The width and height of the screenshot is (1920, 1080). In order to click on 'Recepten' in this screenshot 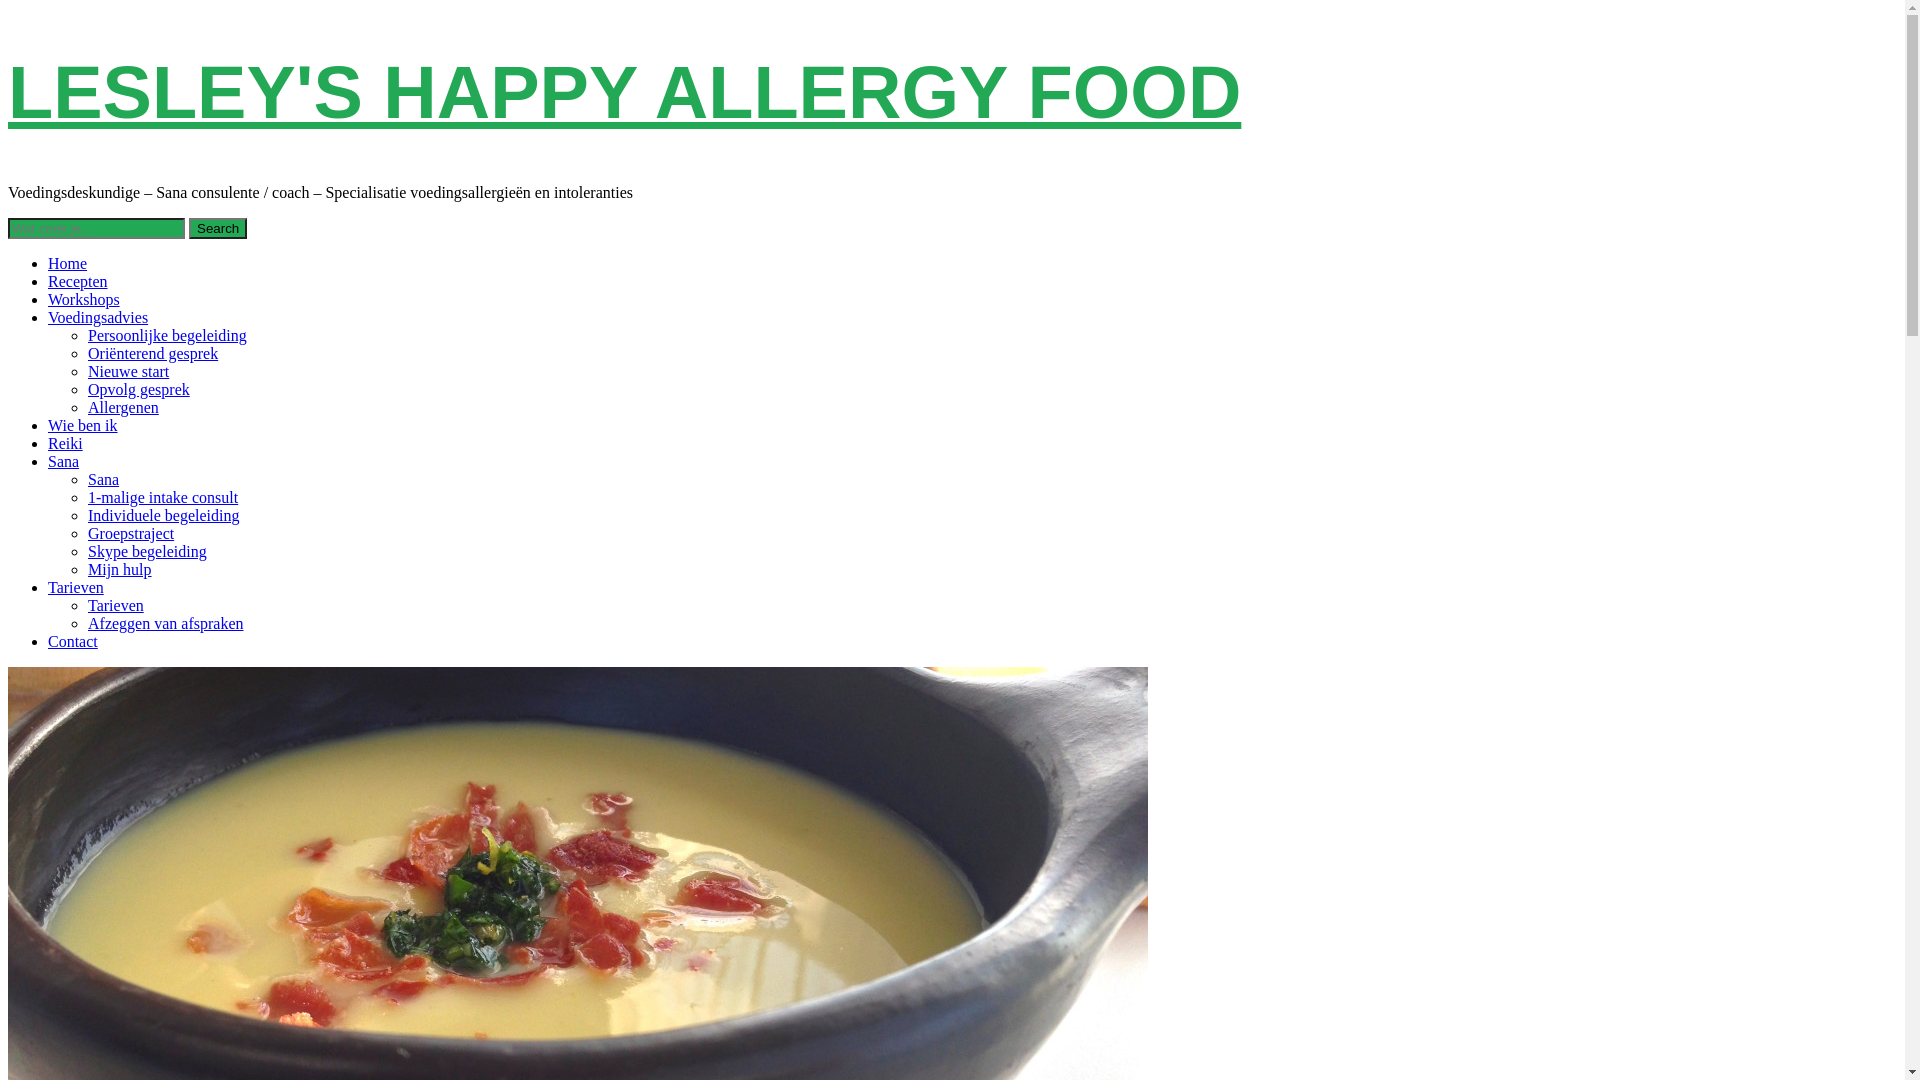, I will do `click(77, 281)`.